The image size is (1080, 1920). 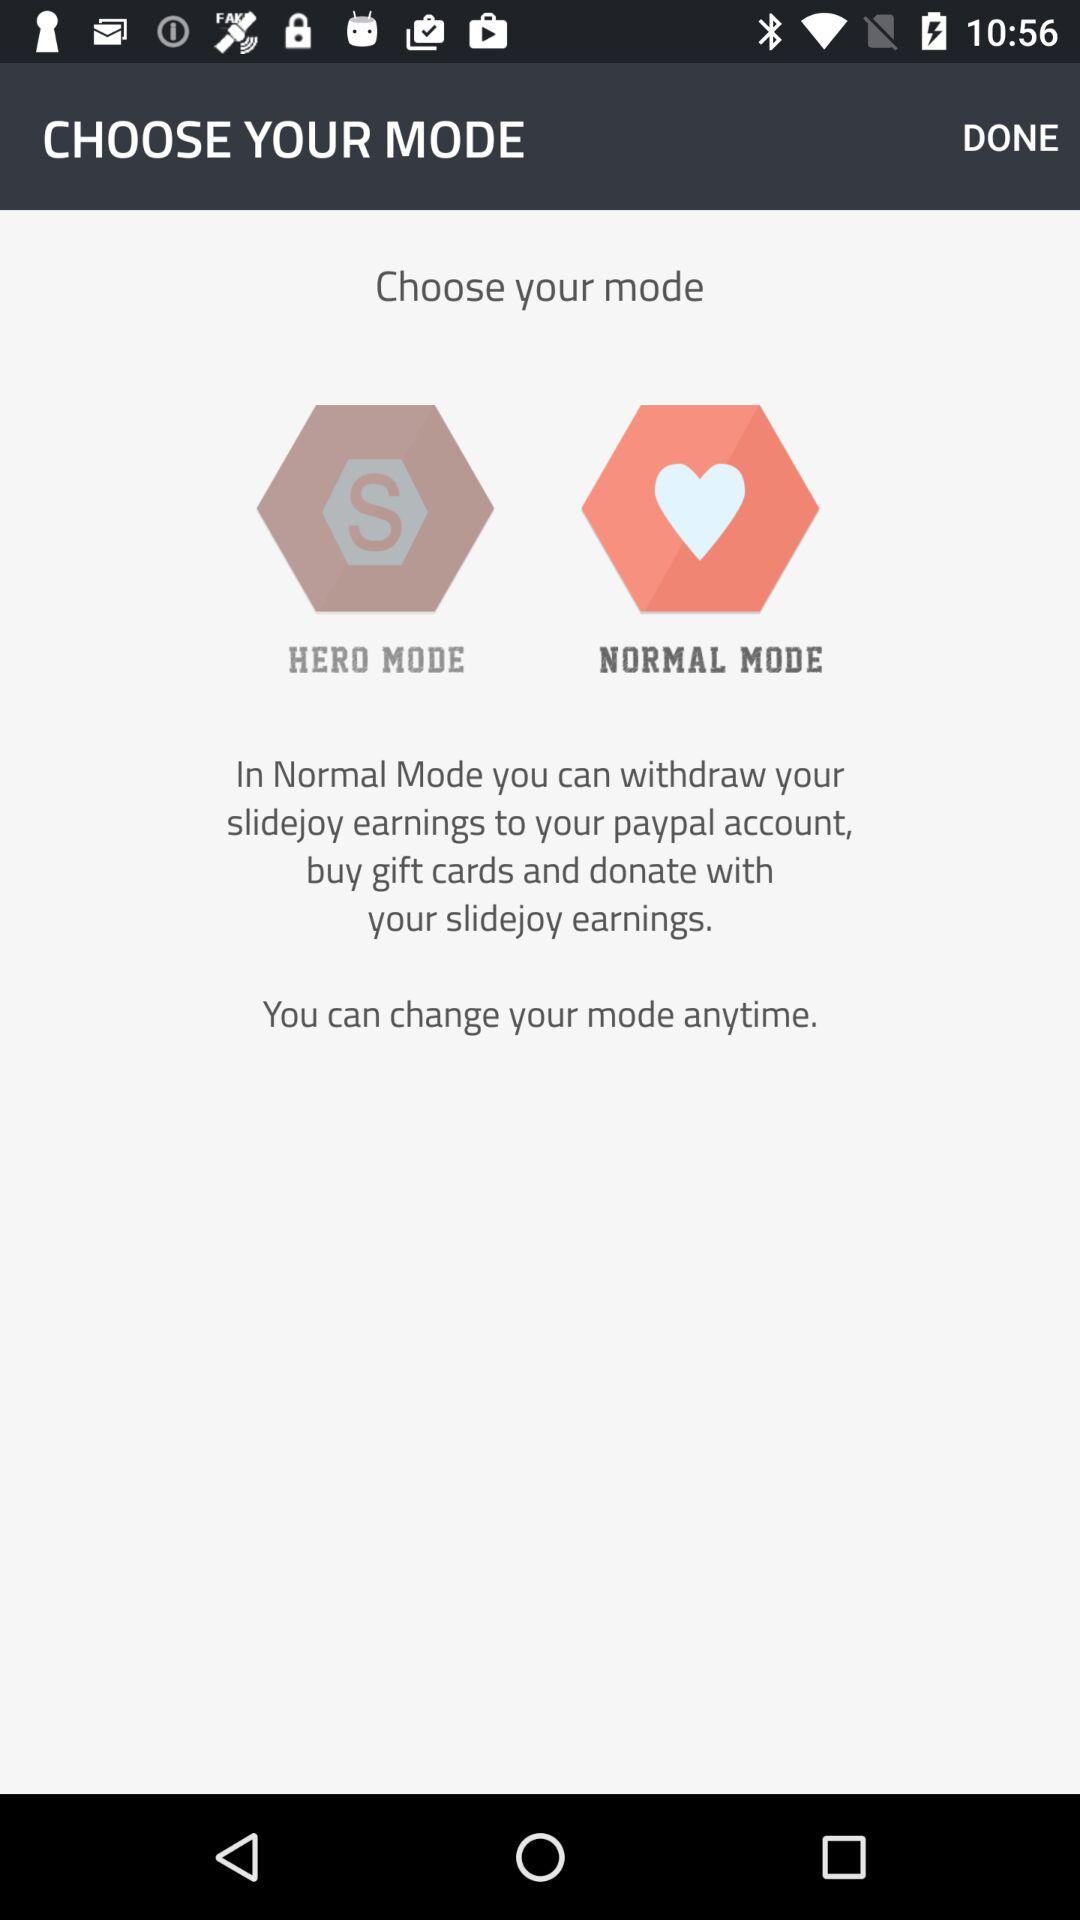 What do you see at coordinates (375, 538) in the screenshot?
I see `the icon below choose your mode item` at bounding box center [375, 538].